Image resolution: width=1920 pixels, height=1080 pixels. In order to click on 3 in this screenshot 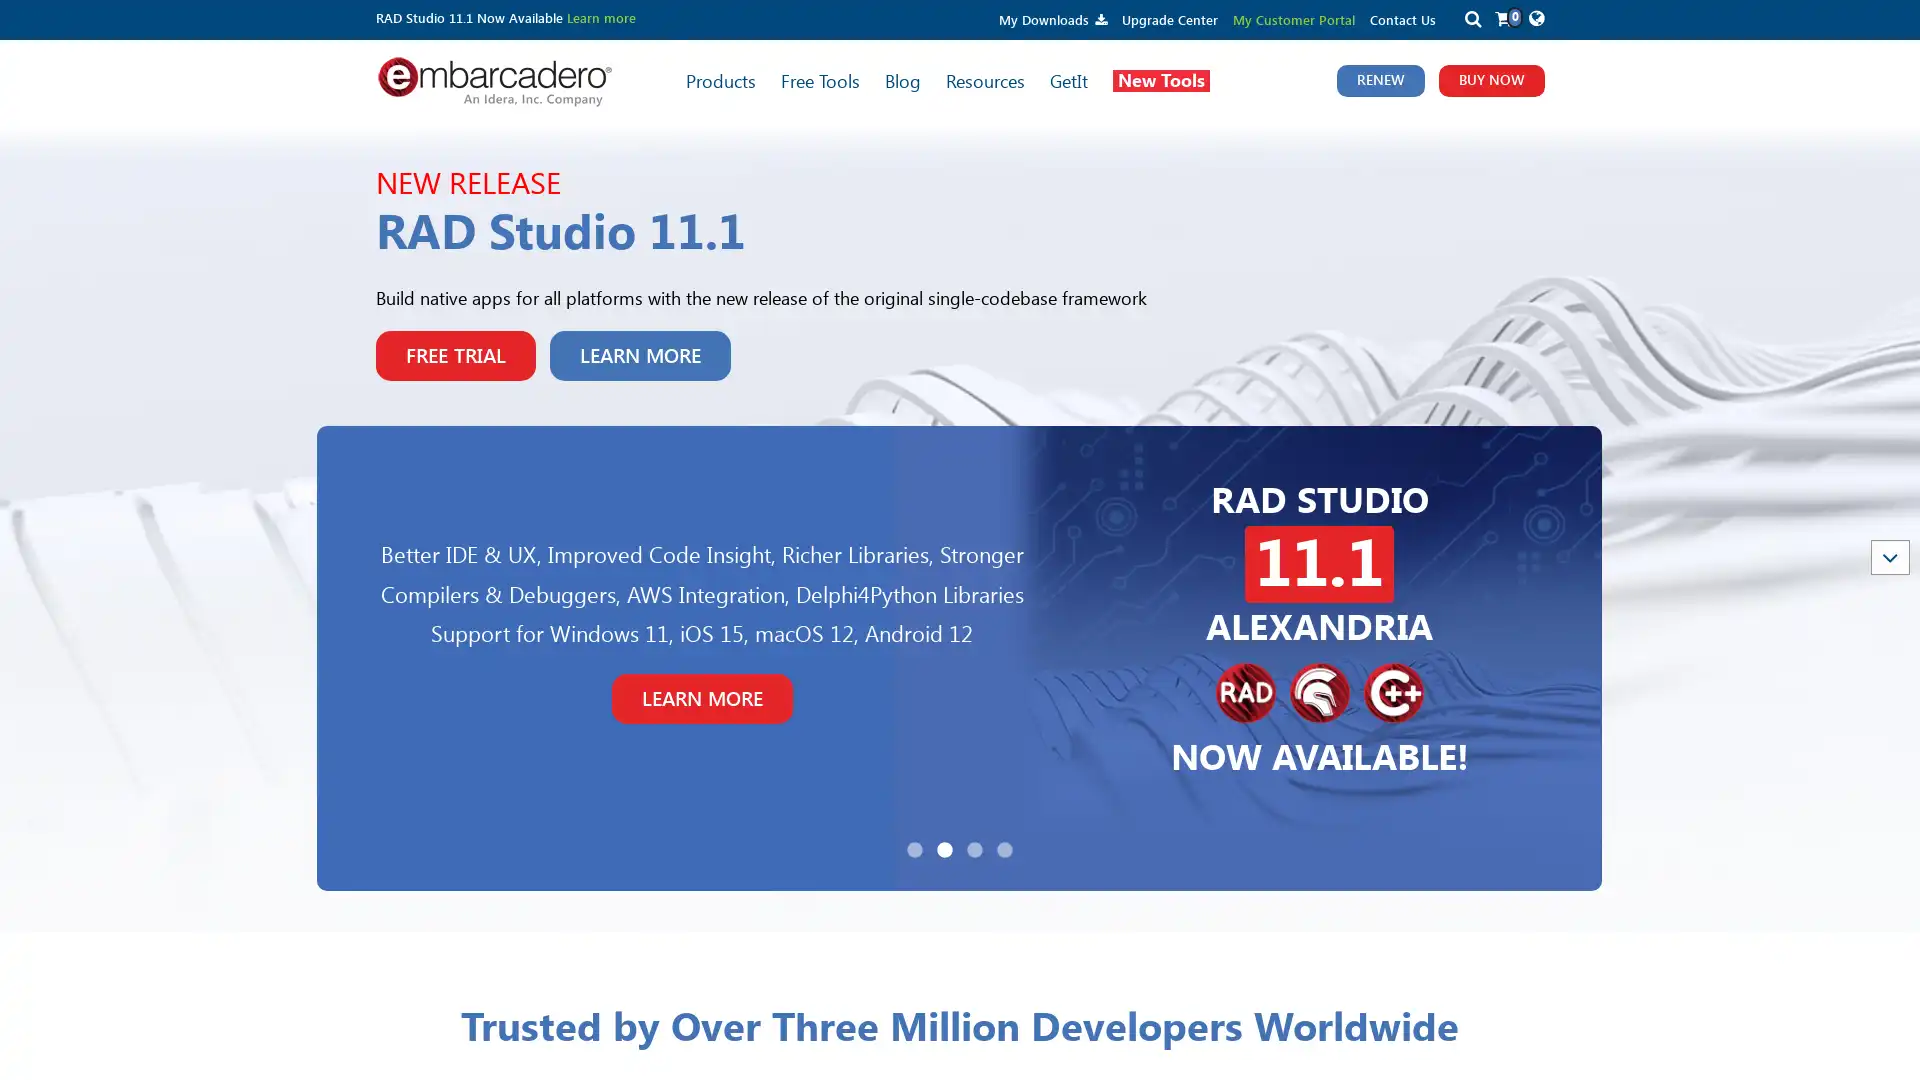, I will do `click(974, 849)`.